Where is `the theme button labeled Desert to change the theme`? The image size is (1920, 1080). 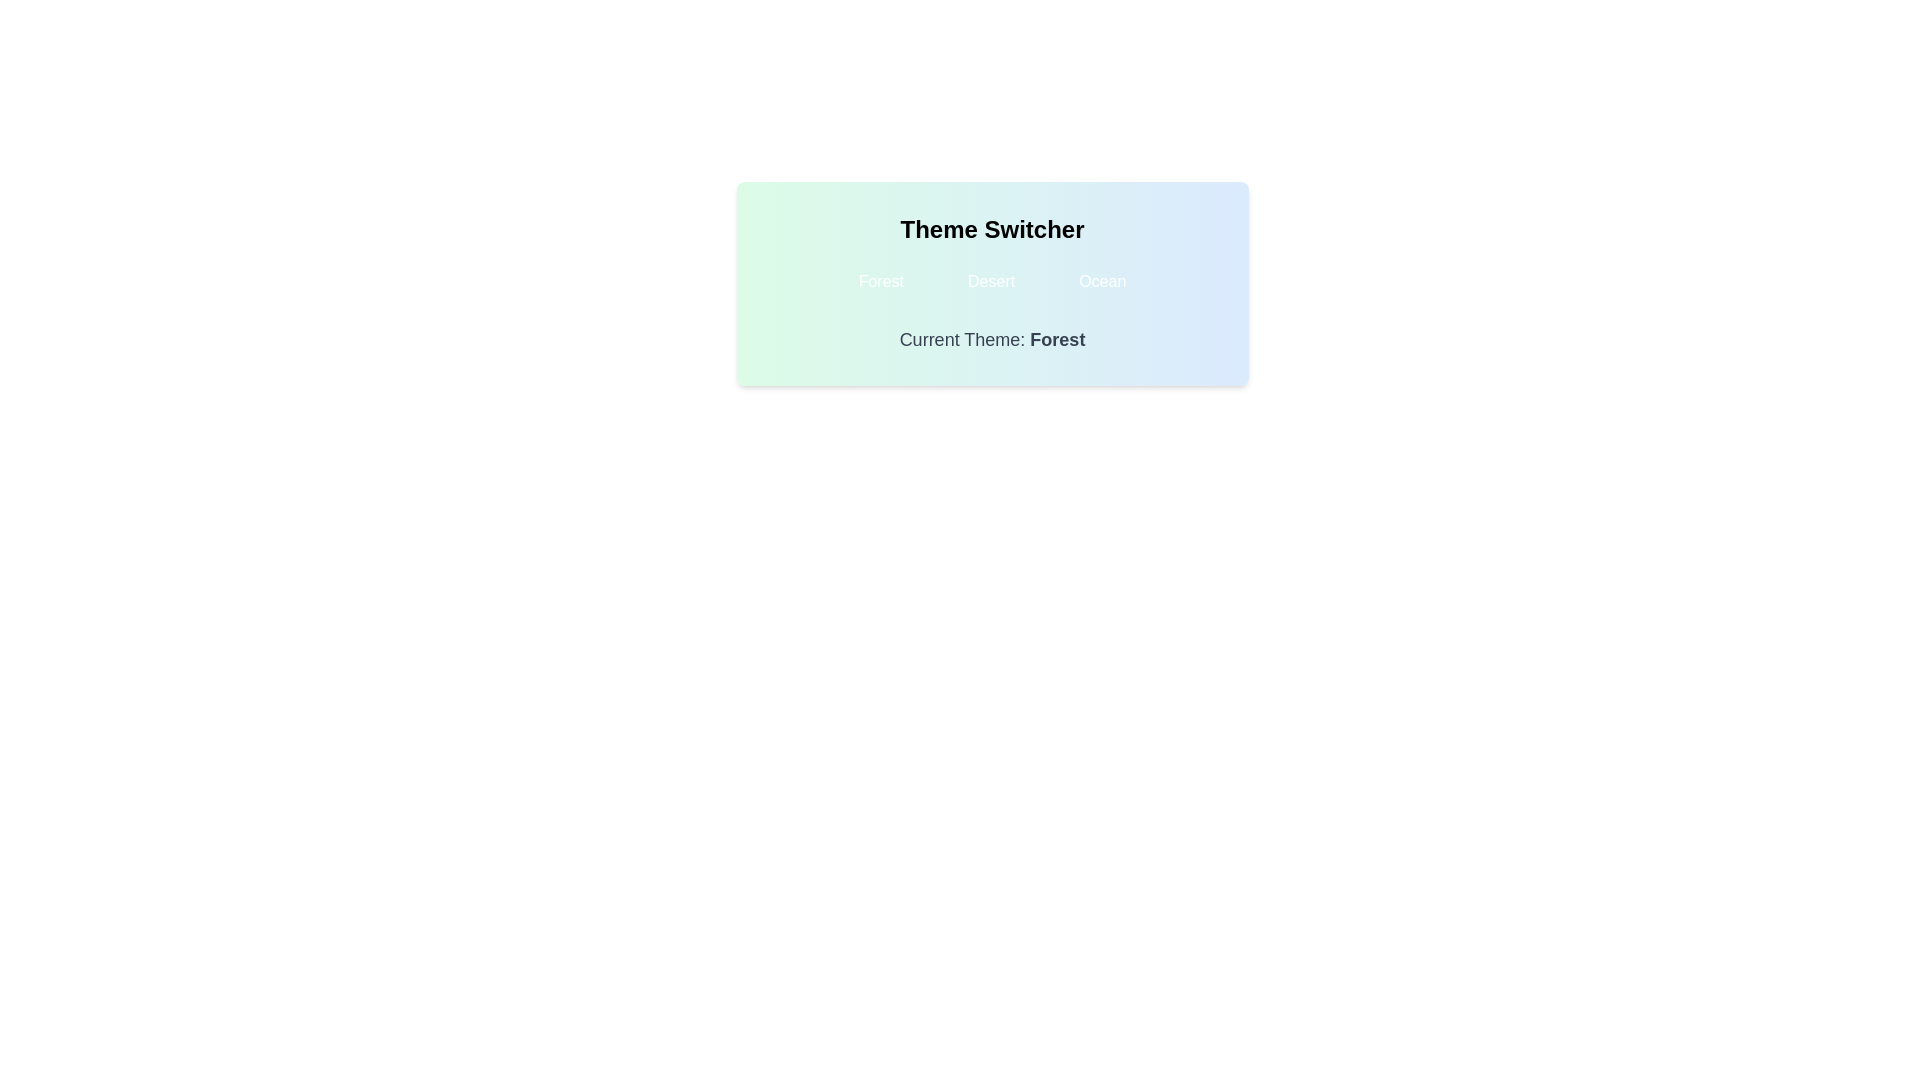
the theme button labeled Desert to change the theme is located at coordinates (991, 281).